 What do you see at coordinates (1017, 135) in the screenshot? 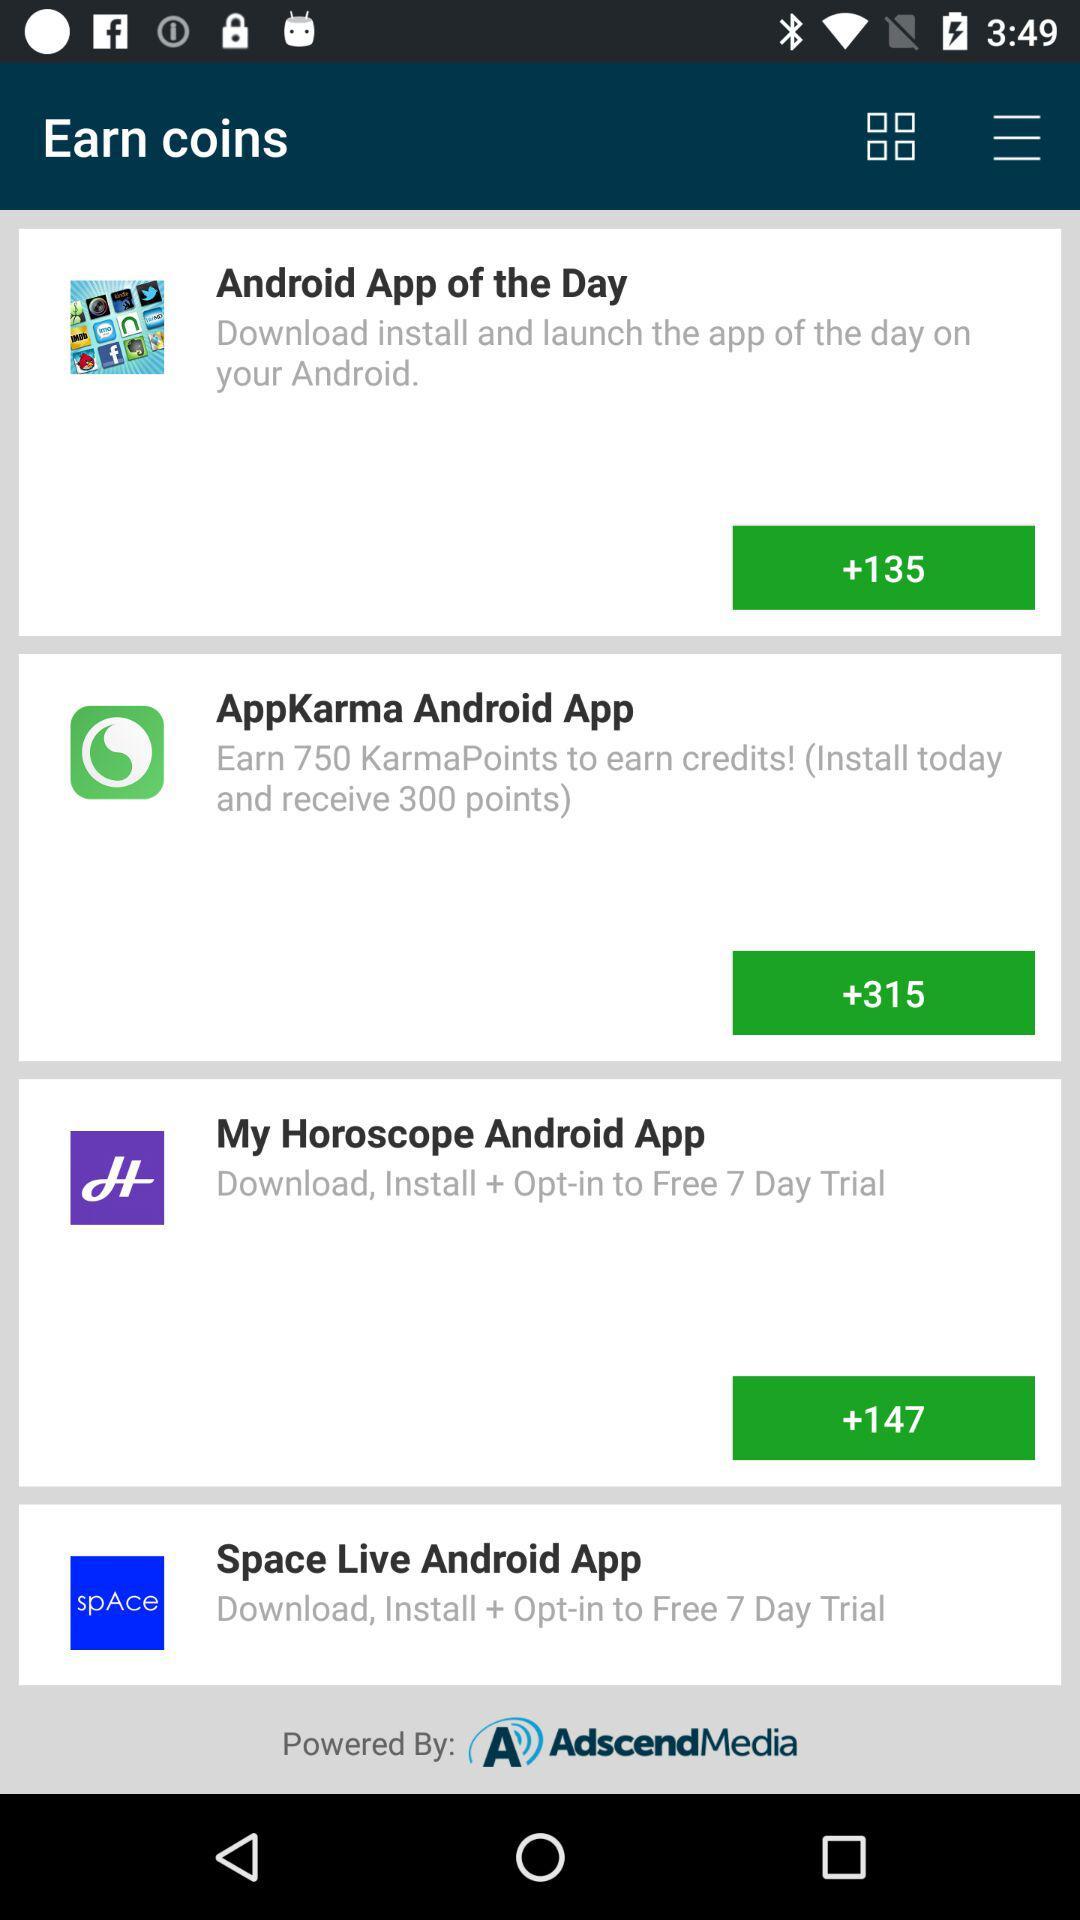
I see `icon above the android app of` at bounding box center [1017, 135].